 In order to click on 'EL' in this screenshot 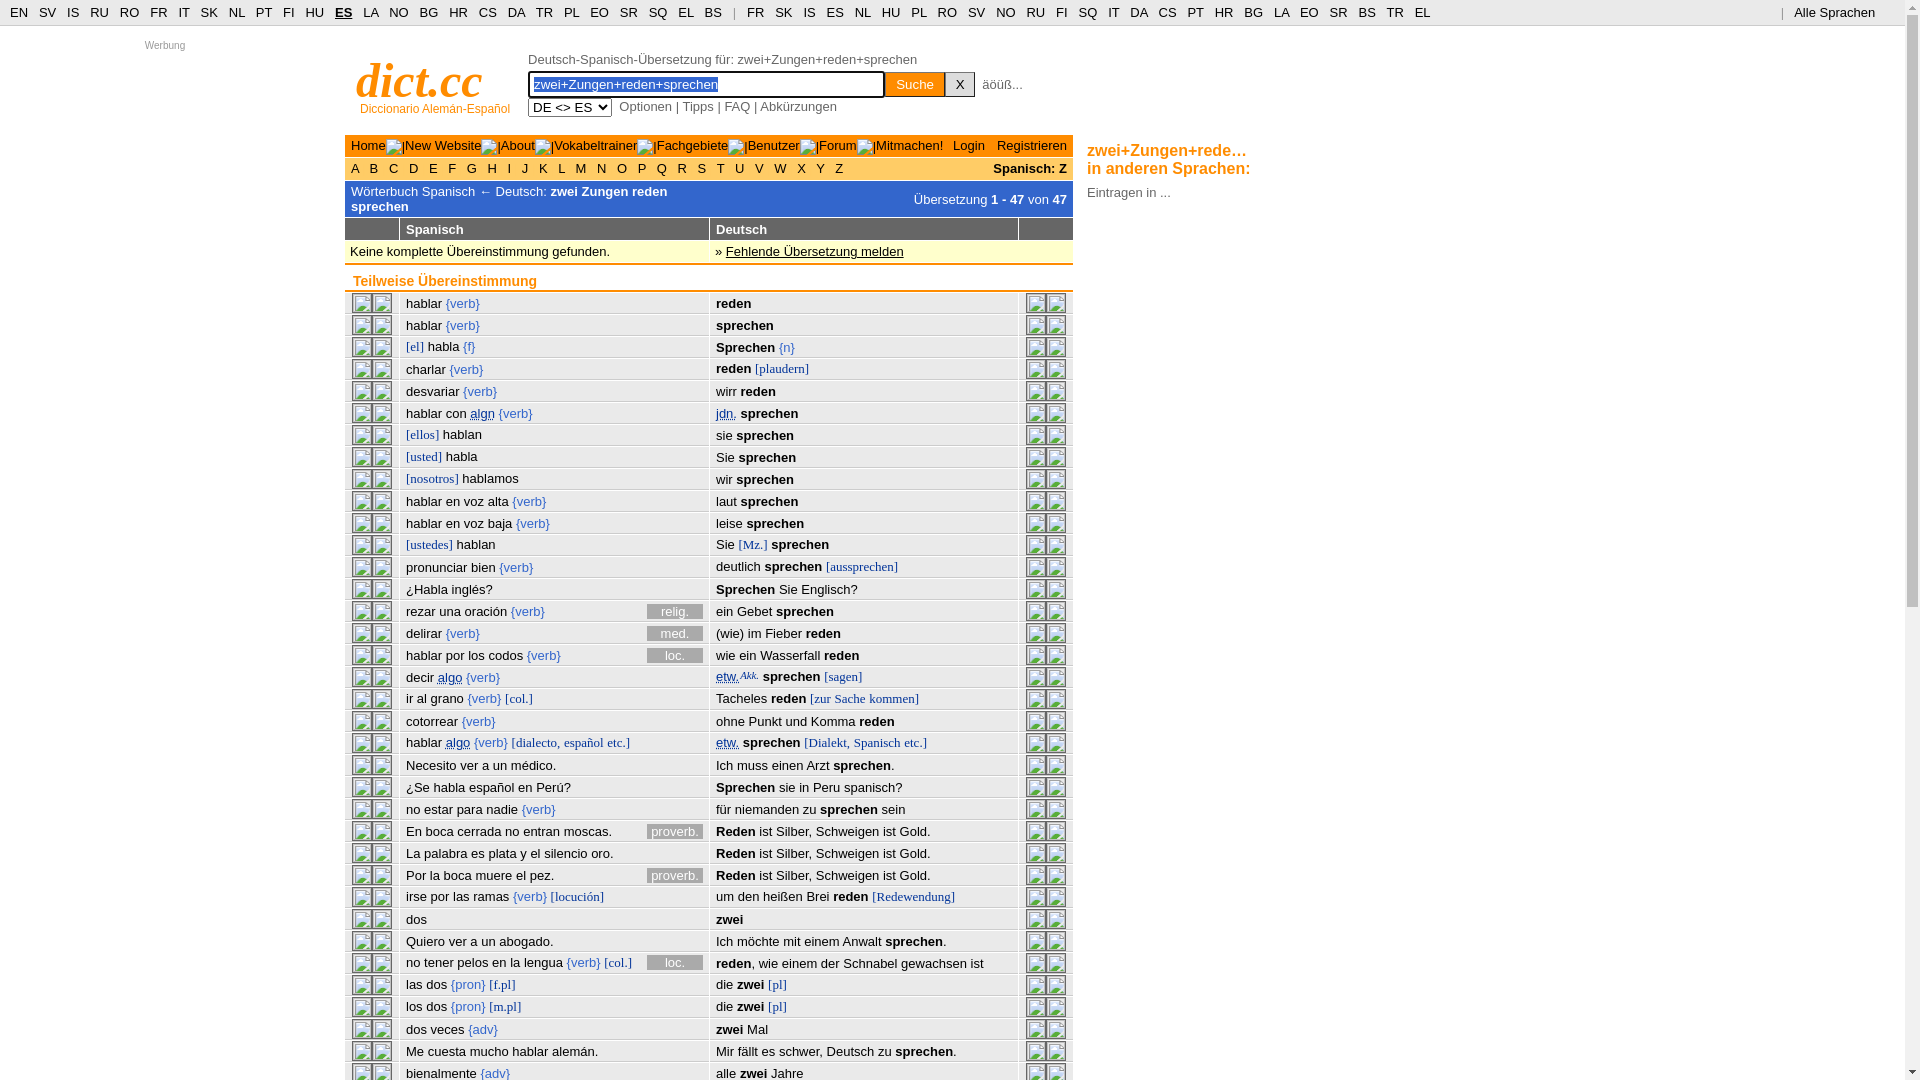, I will do `click(685, 12)`.